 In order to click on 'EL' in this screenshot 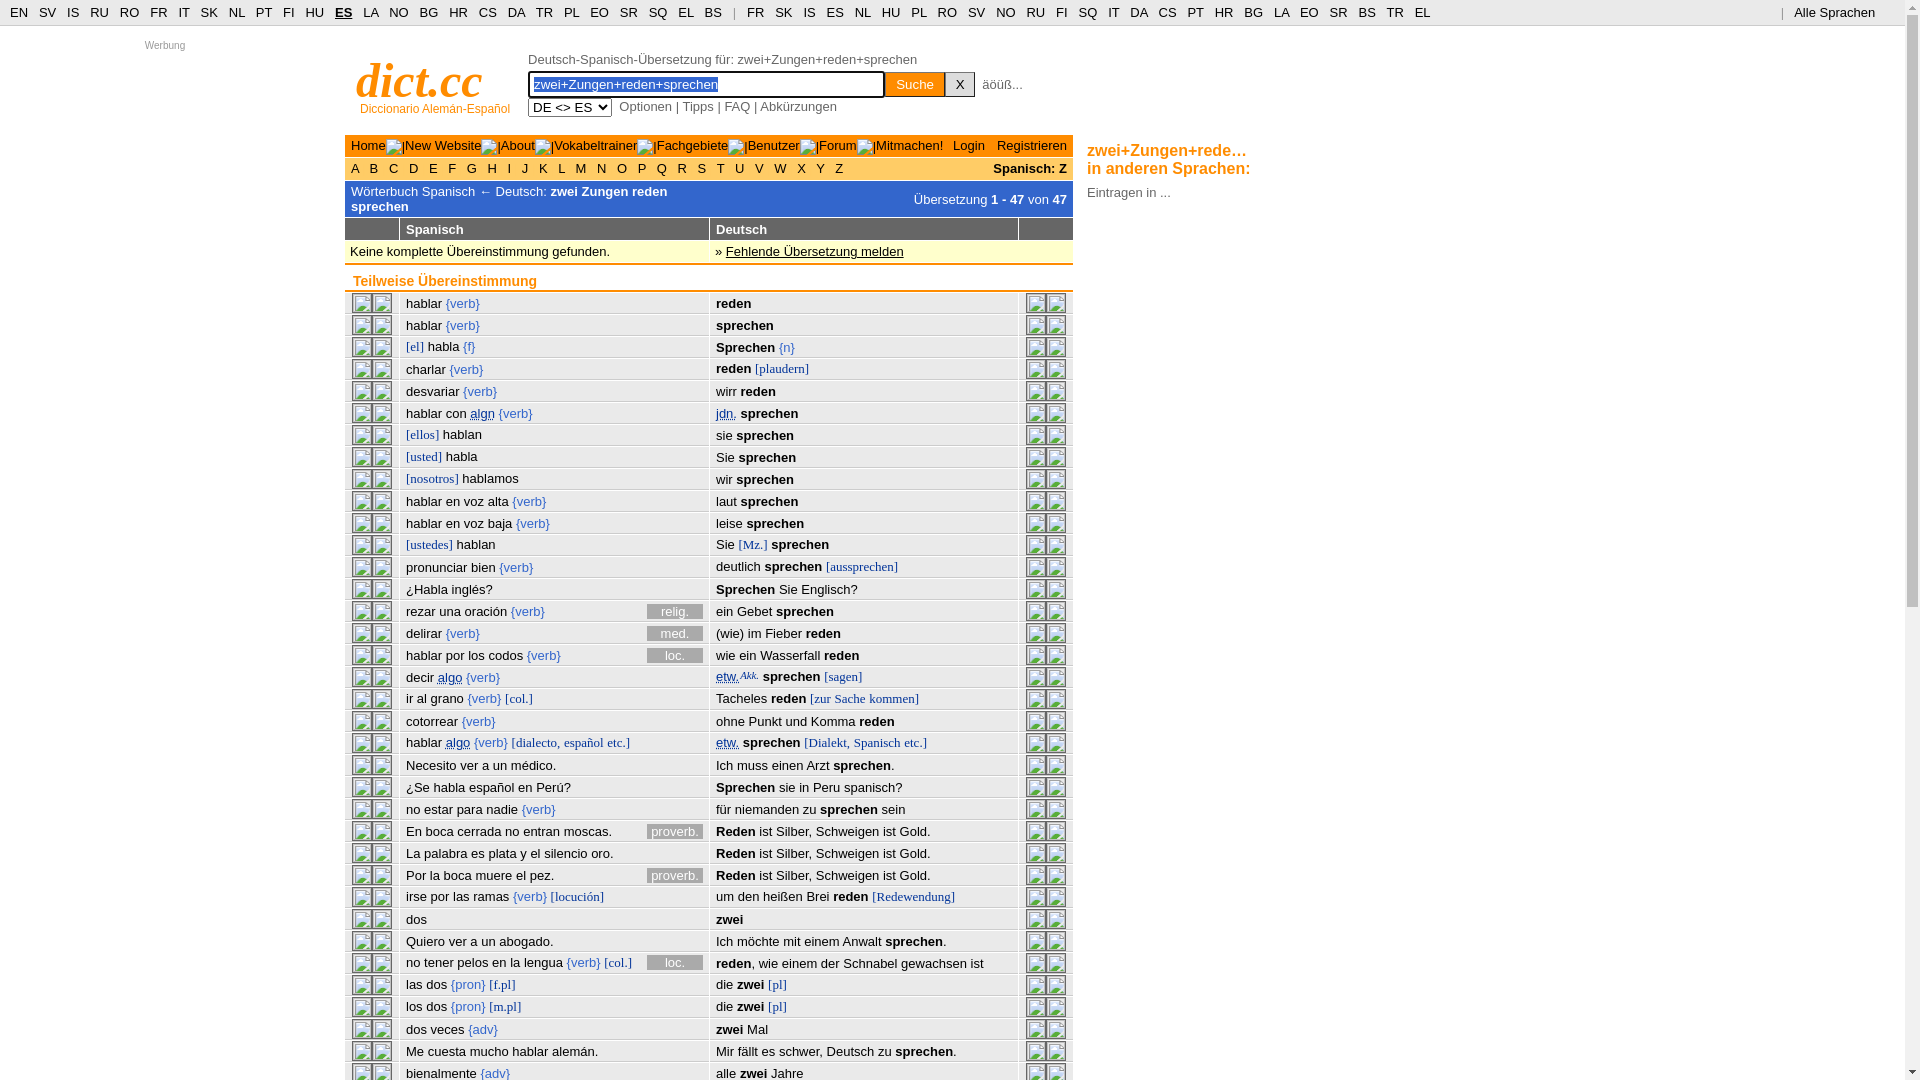, I will do `click(685, 12)`.